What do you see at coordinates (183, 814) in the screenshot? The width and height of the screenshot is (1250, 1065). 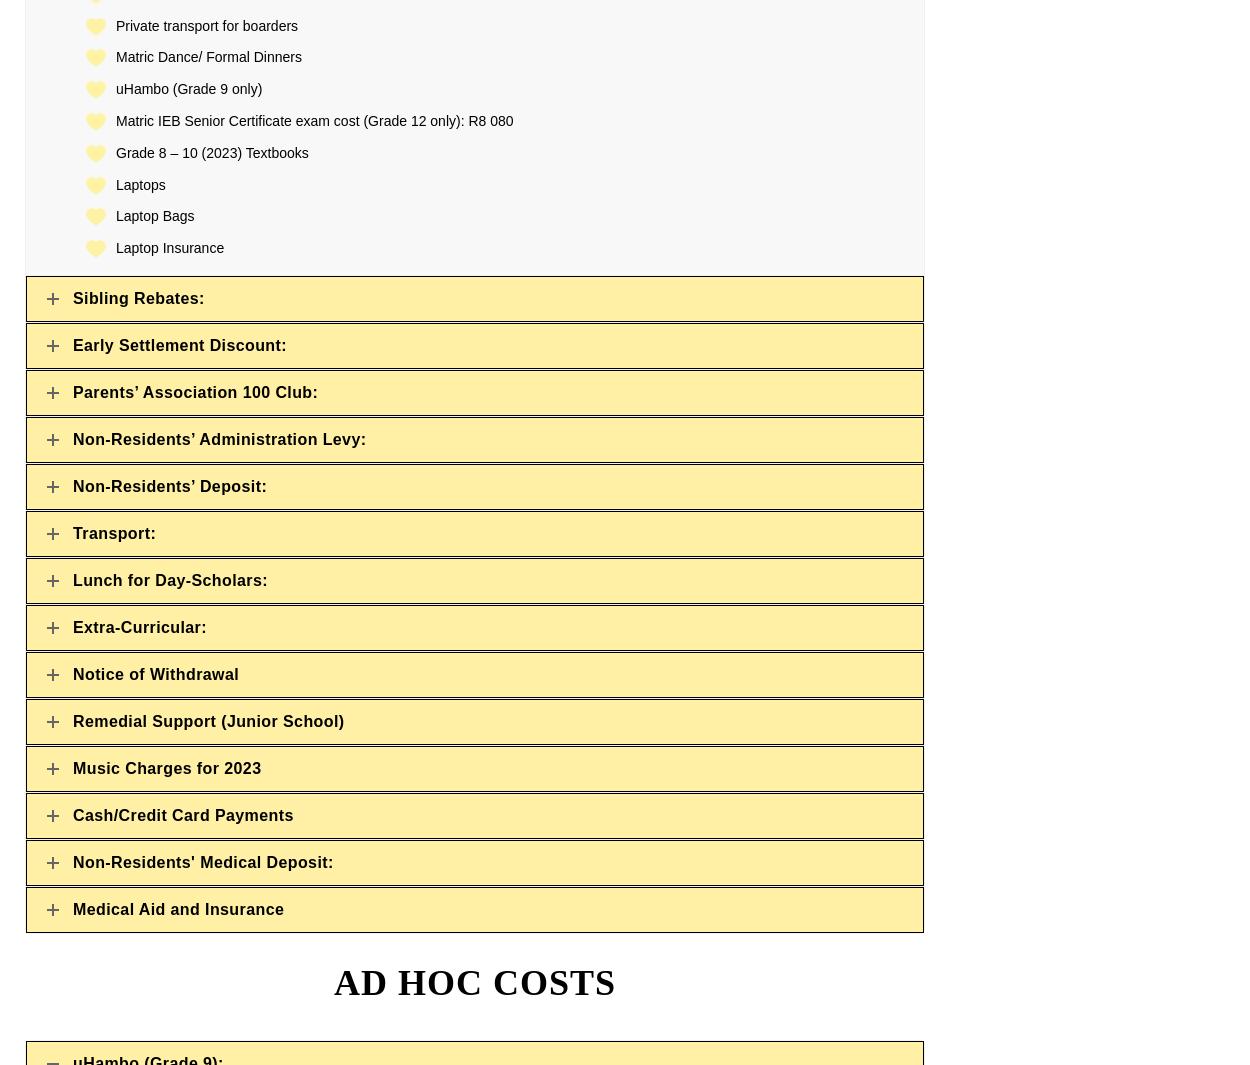 I see `'Cash/Credit Card Payments'` at bounding box center [183, 814].